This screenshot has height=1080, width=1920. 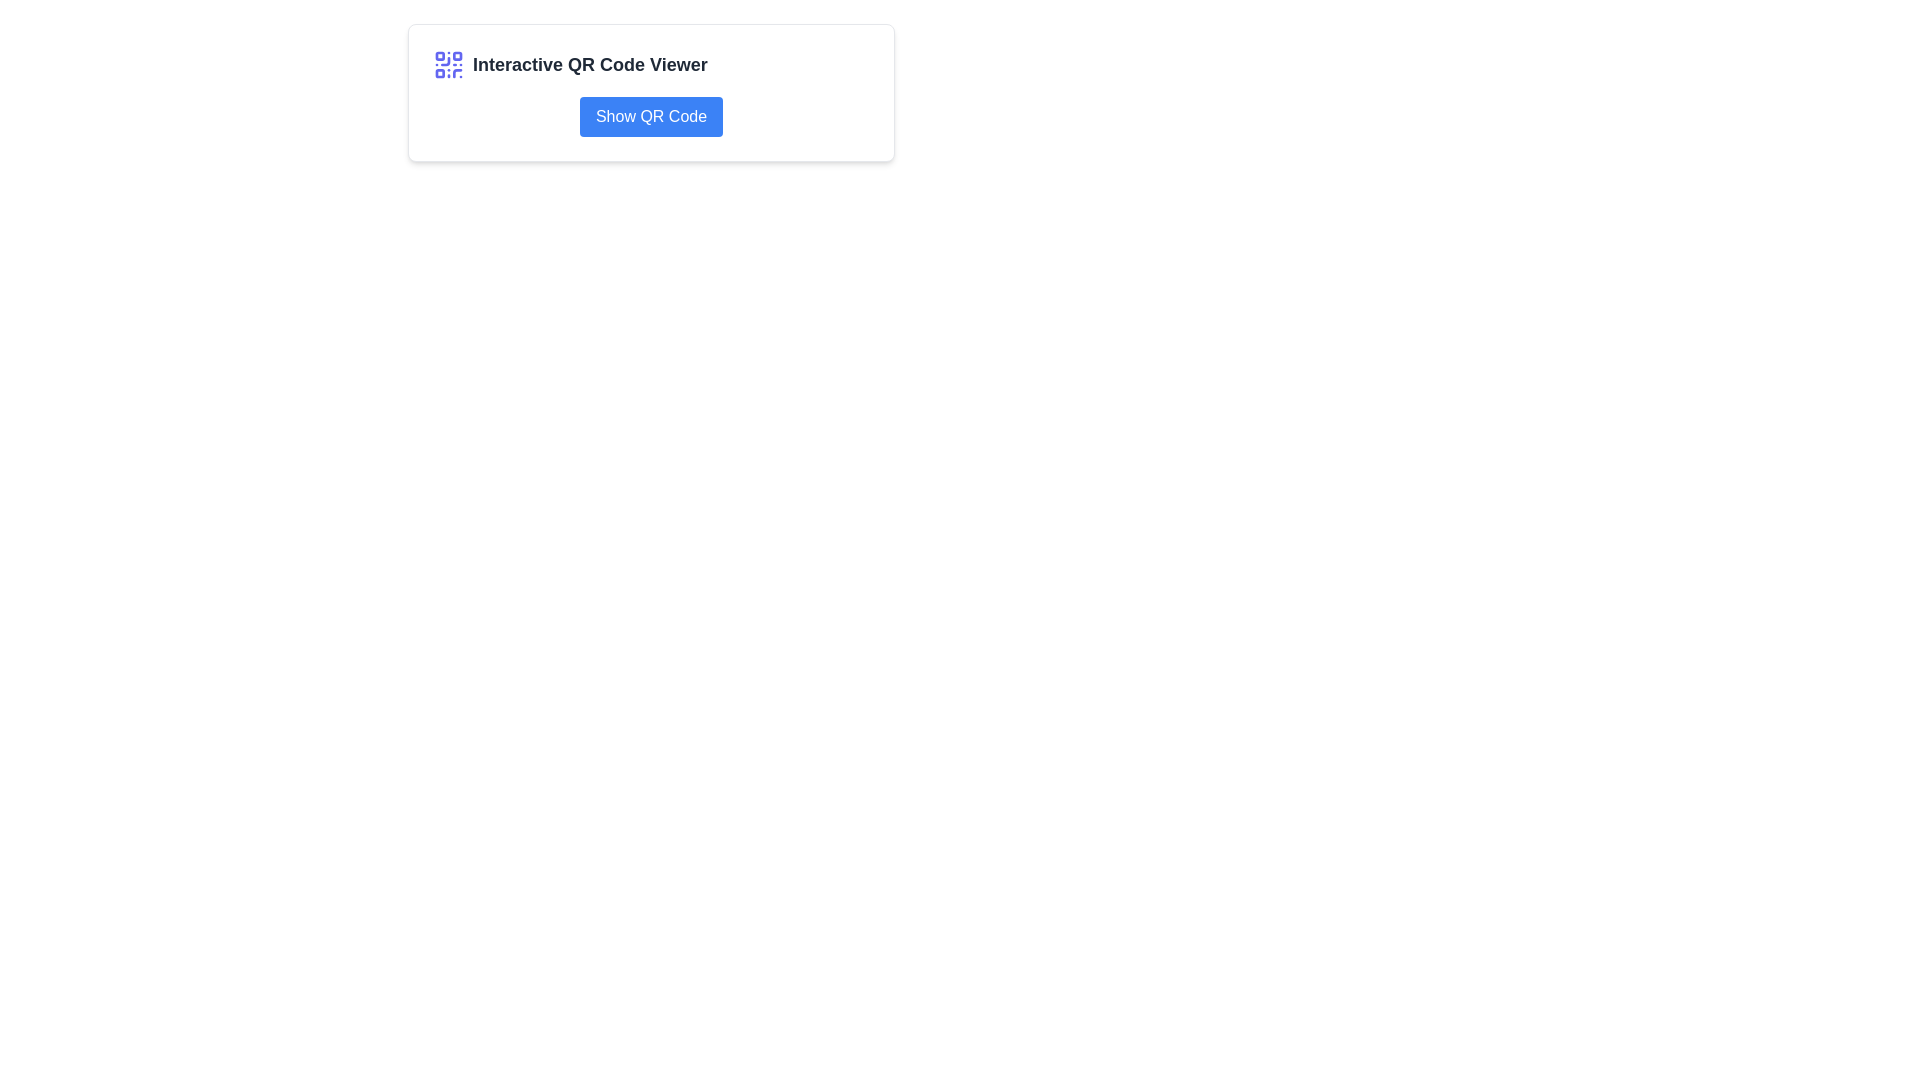 What do you see at coordinates (448, 64) in the screenshot?
I see `the QR Code icon, which is indigo with a rounded outline, located to the left of the 'Interactive QR Code Viewer' text` at bounding box center [448, 64].